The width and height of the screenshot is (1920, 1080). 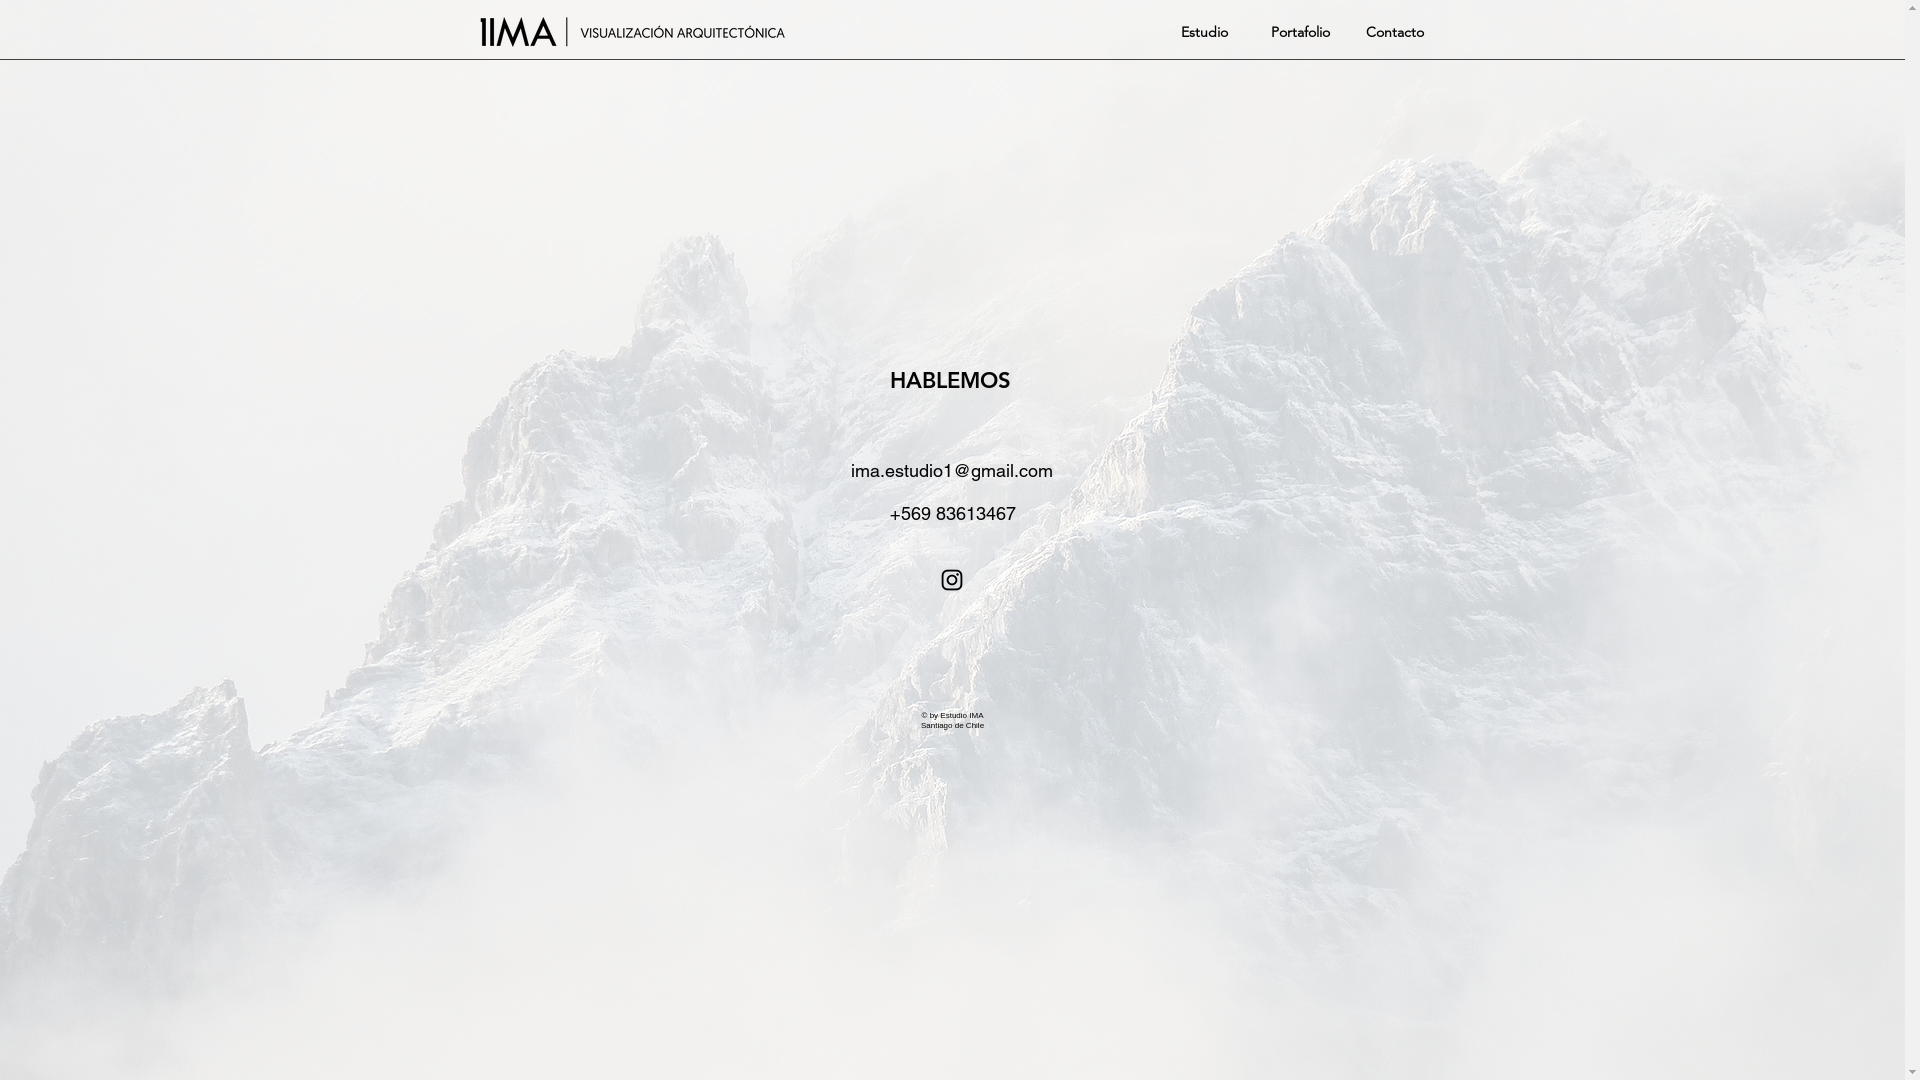 I want to click on 'Portafolio', so click(x=1296, y=32).